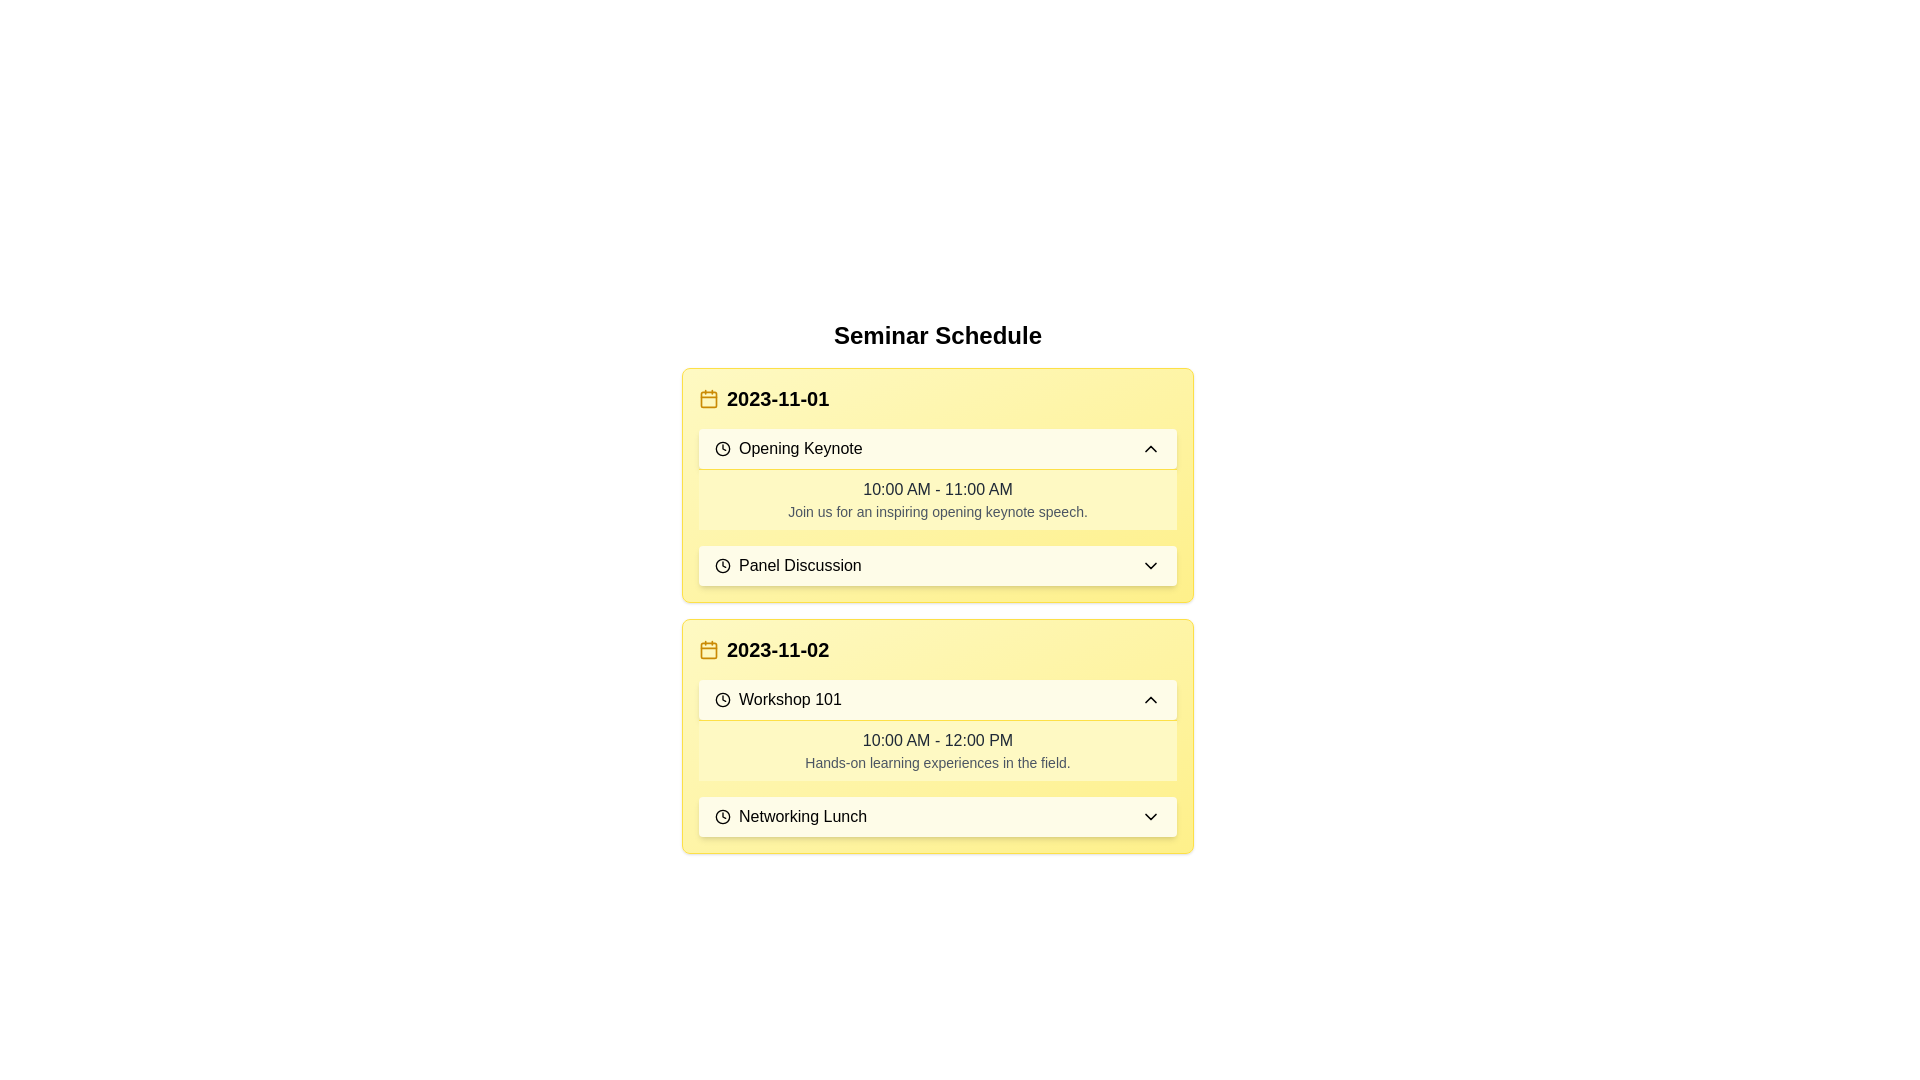 The image size is (1920, 1080). I want to click on the Information display section for 'Opening Keynote' with the time range '10:00 AM - 11:00 AM' and description 'Join us for an inspiring opening keynote speech.', so click(936, 479).